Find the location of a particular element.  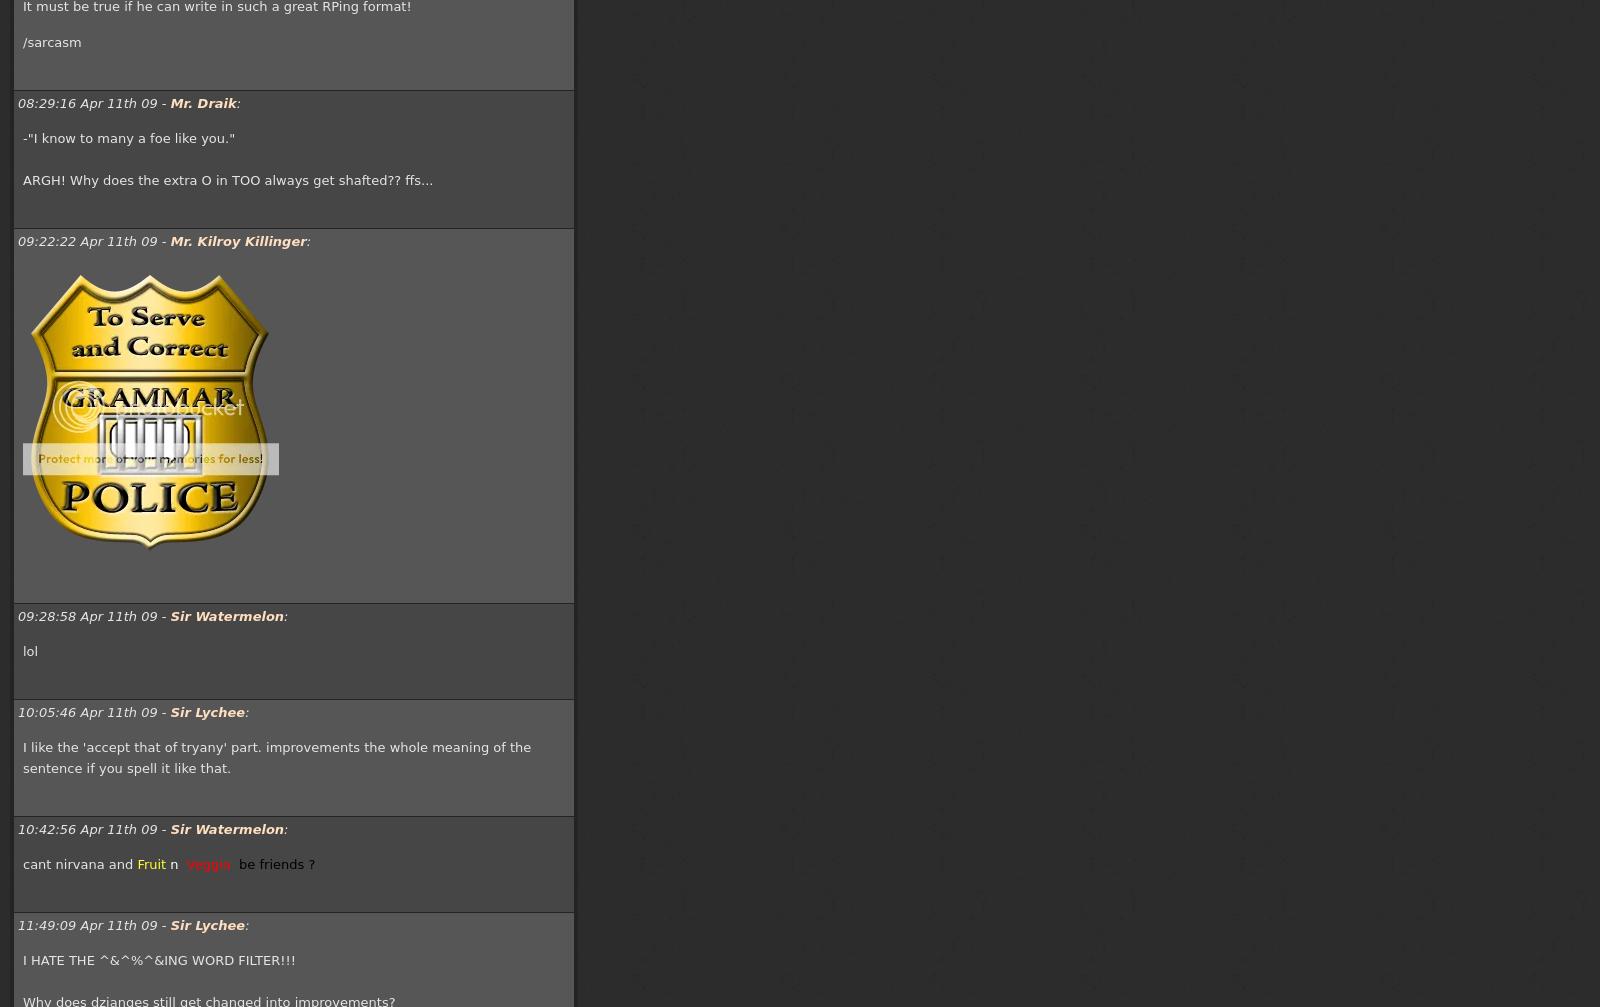

'be friends ?' is located at coordinates (239, 863).